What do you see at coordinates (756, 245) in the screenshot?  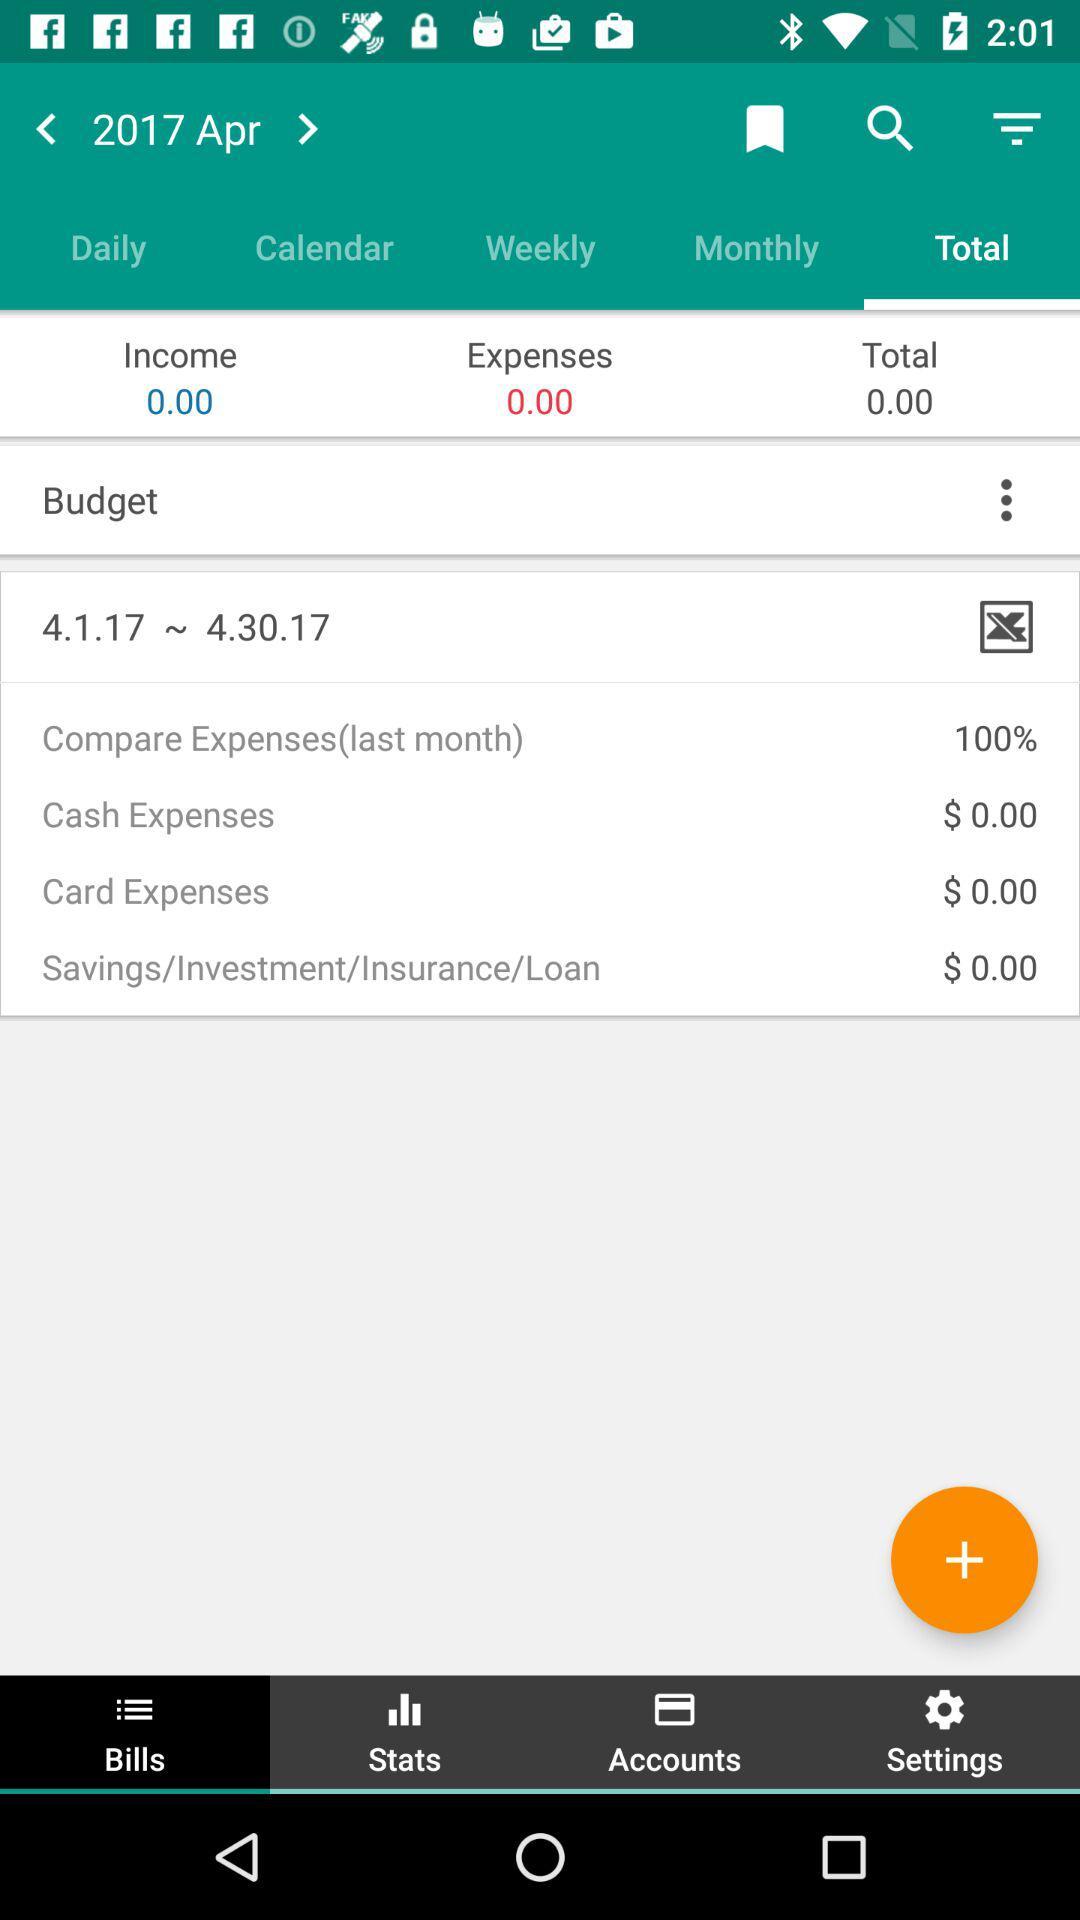 I see `monthly` at bounding box center [756, 245].